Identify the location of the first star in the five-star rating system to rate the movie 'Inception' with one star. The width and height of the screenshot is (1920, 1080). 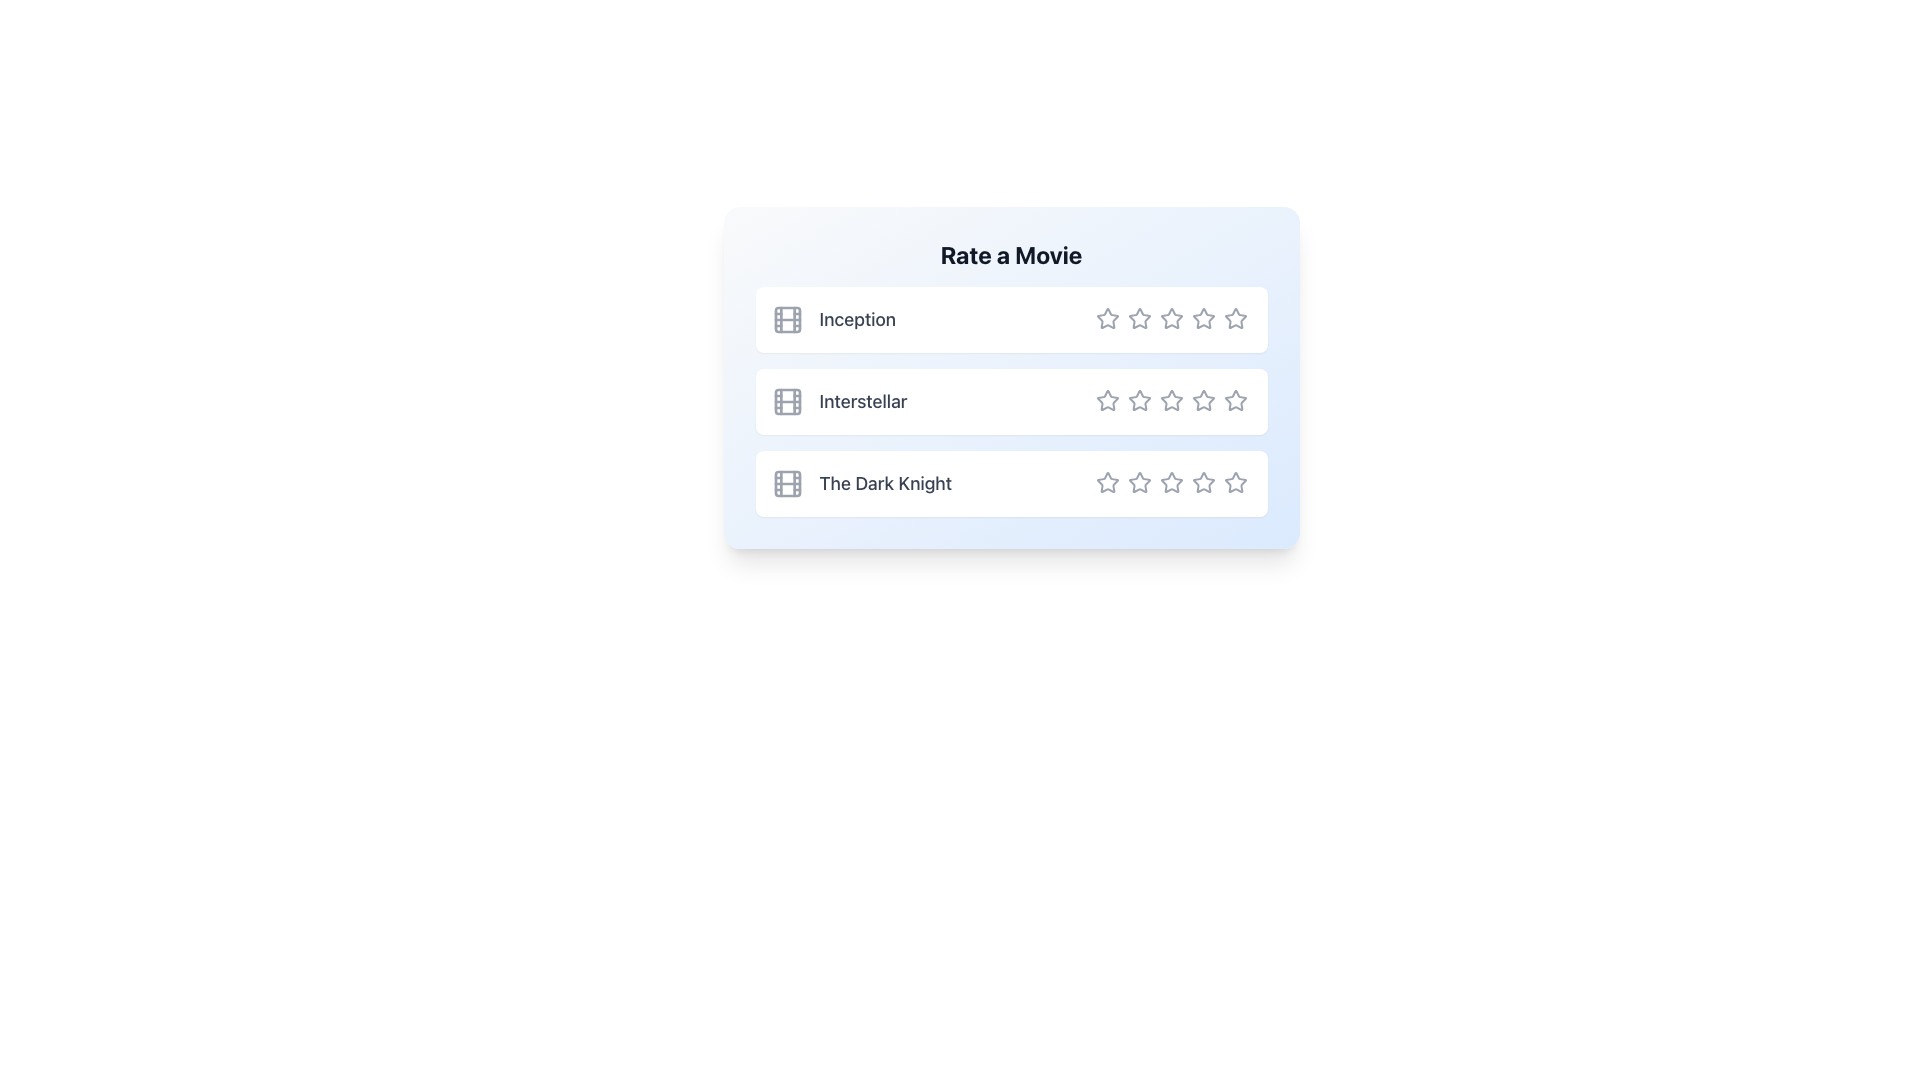
(1106, 318).